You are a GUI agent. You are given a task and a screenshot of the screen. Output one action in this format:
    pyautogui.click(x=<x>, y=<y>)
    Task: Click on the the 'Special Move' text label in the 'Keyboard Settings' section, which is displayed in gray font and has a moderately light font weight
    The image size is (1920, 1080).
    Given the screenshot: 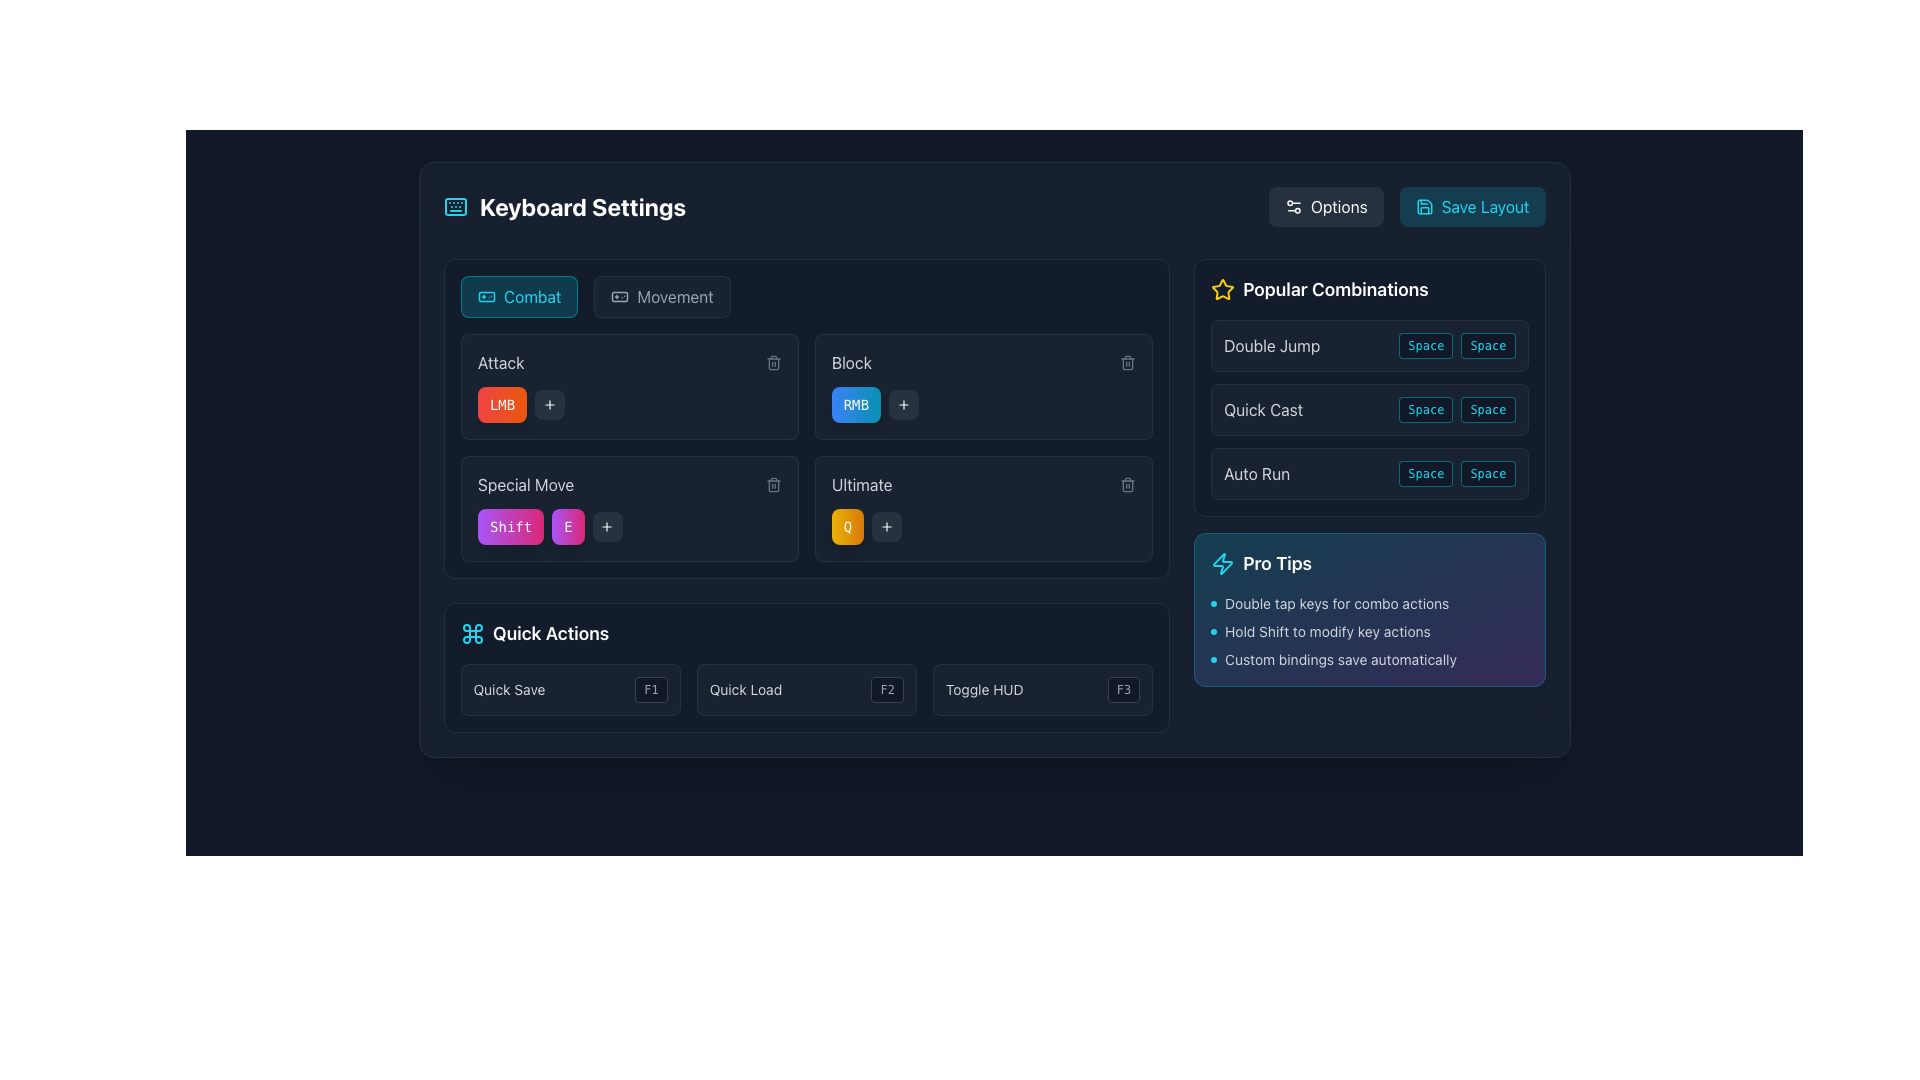 What is the action you would take?
    pyautogui.click(x=525, y=485)
    